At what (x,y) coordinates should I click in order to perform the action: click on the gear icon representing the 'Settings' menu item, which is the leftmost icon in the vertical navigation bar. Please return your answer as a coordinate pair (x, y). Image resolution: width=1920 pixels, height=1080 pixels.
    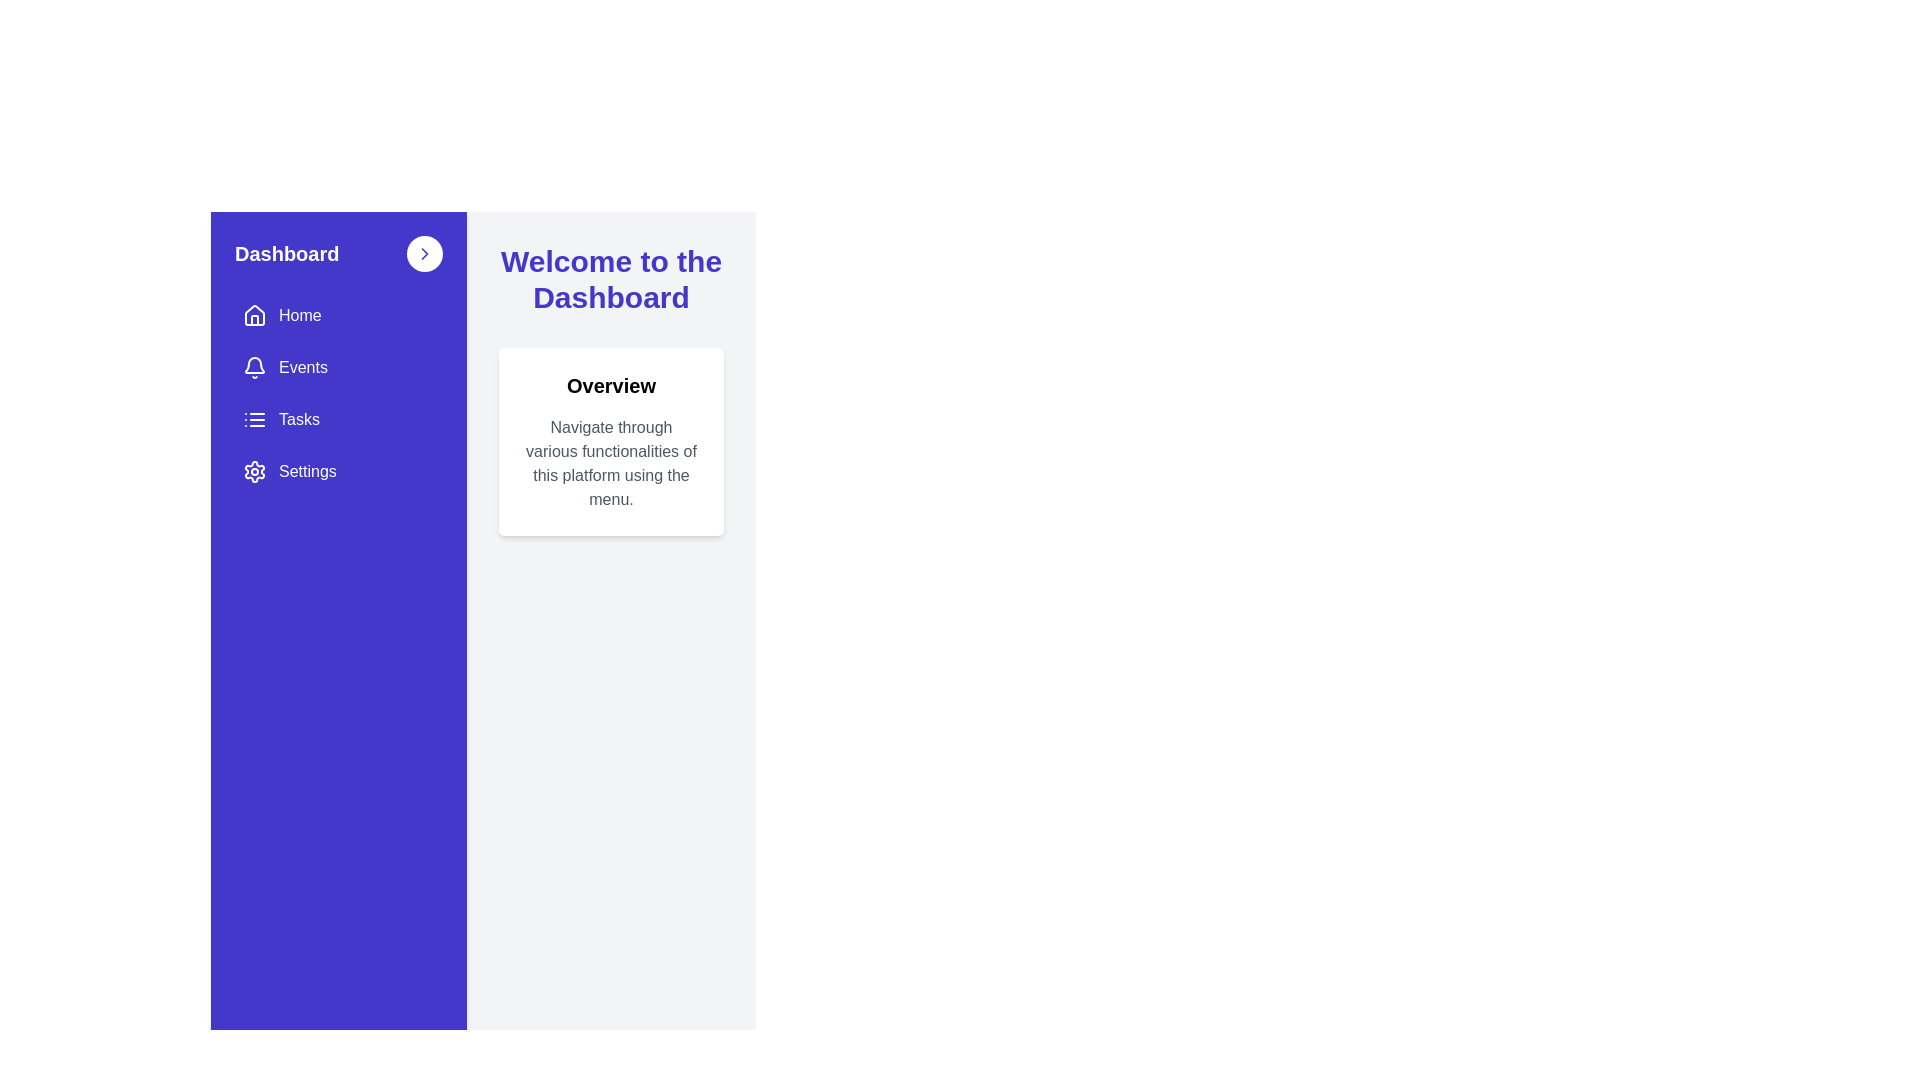
    Looking at the image, I should click on (253, 471).